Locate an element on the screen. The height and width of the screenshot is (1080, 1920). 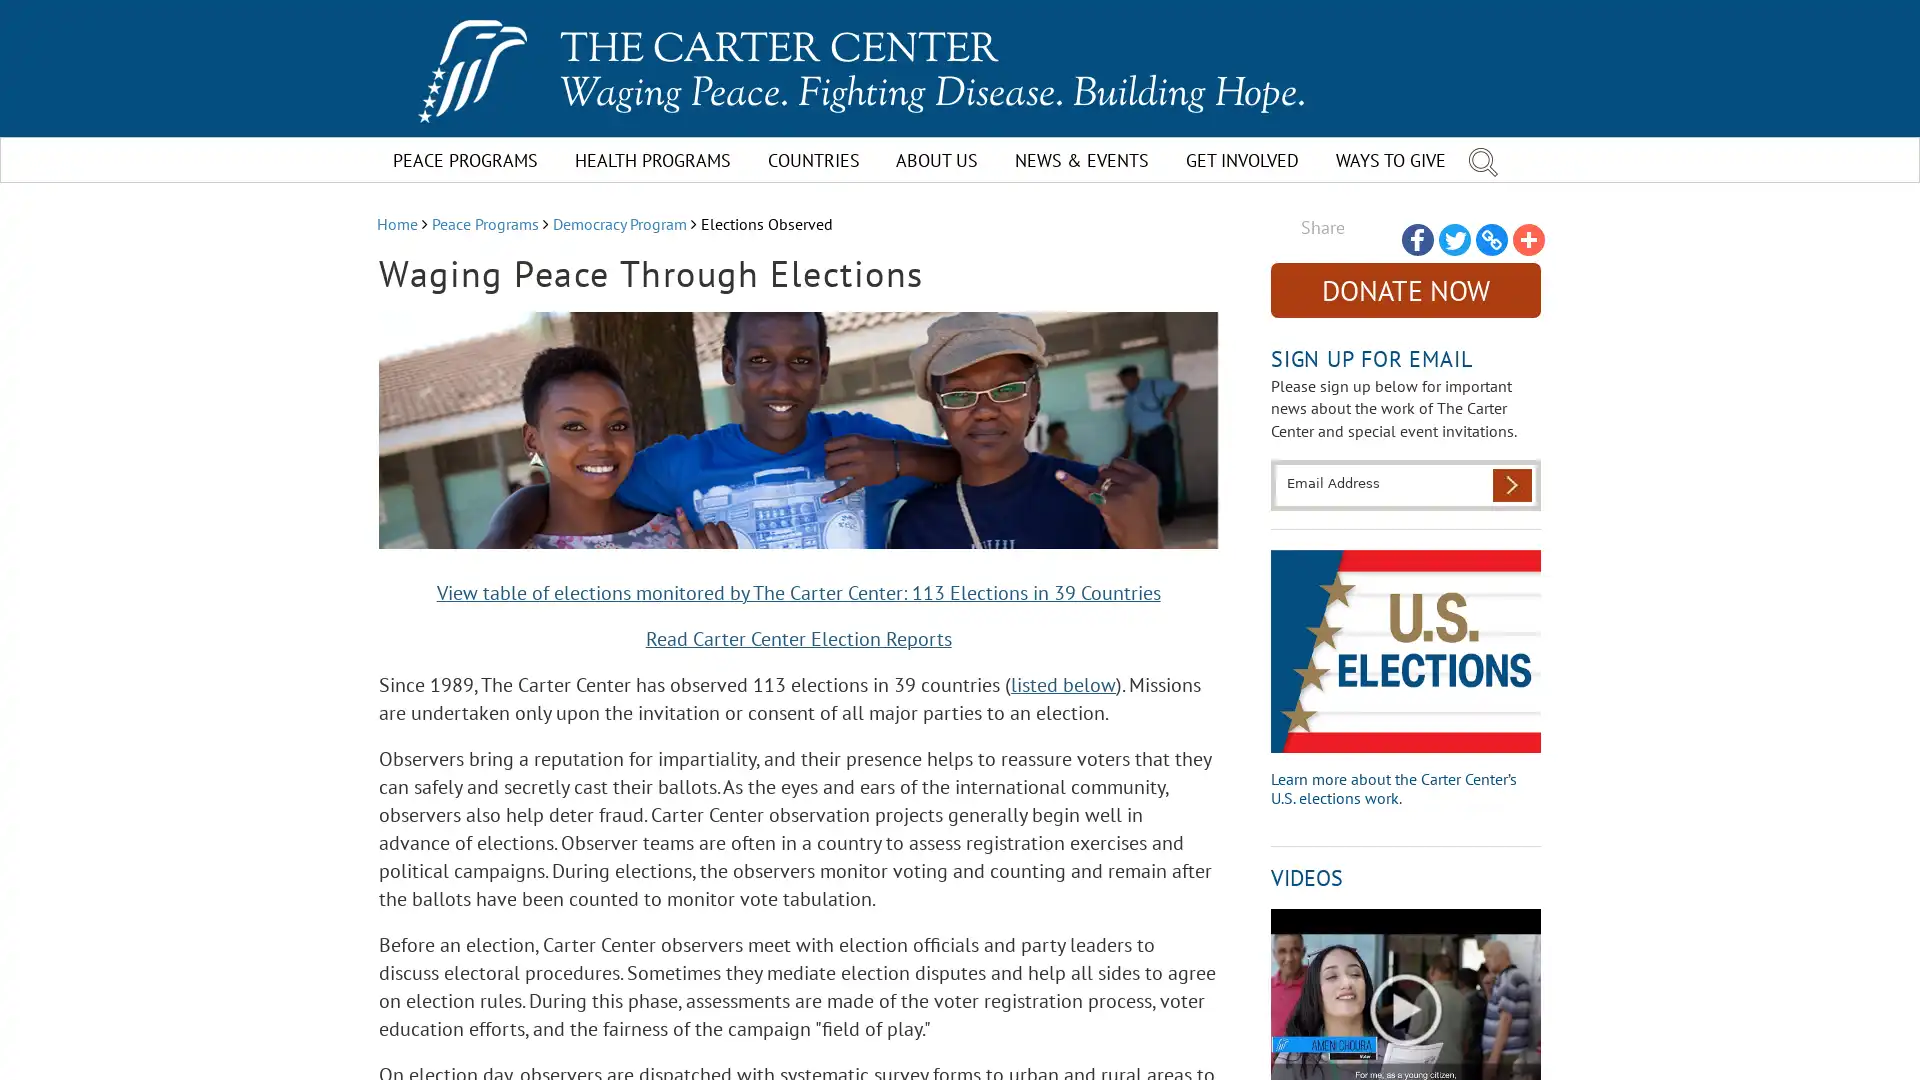
Share to Facebook is located at coordinates (1416, 238).